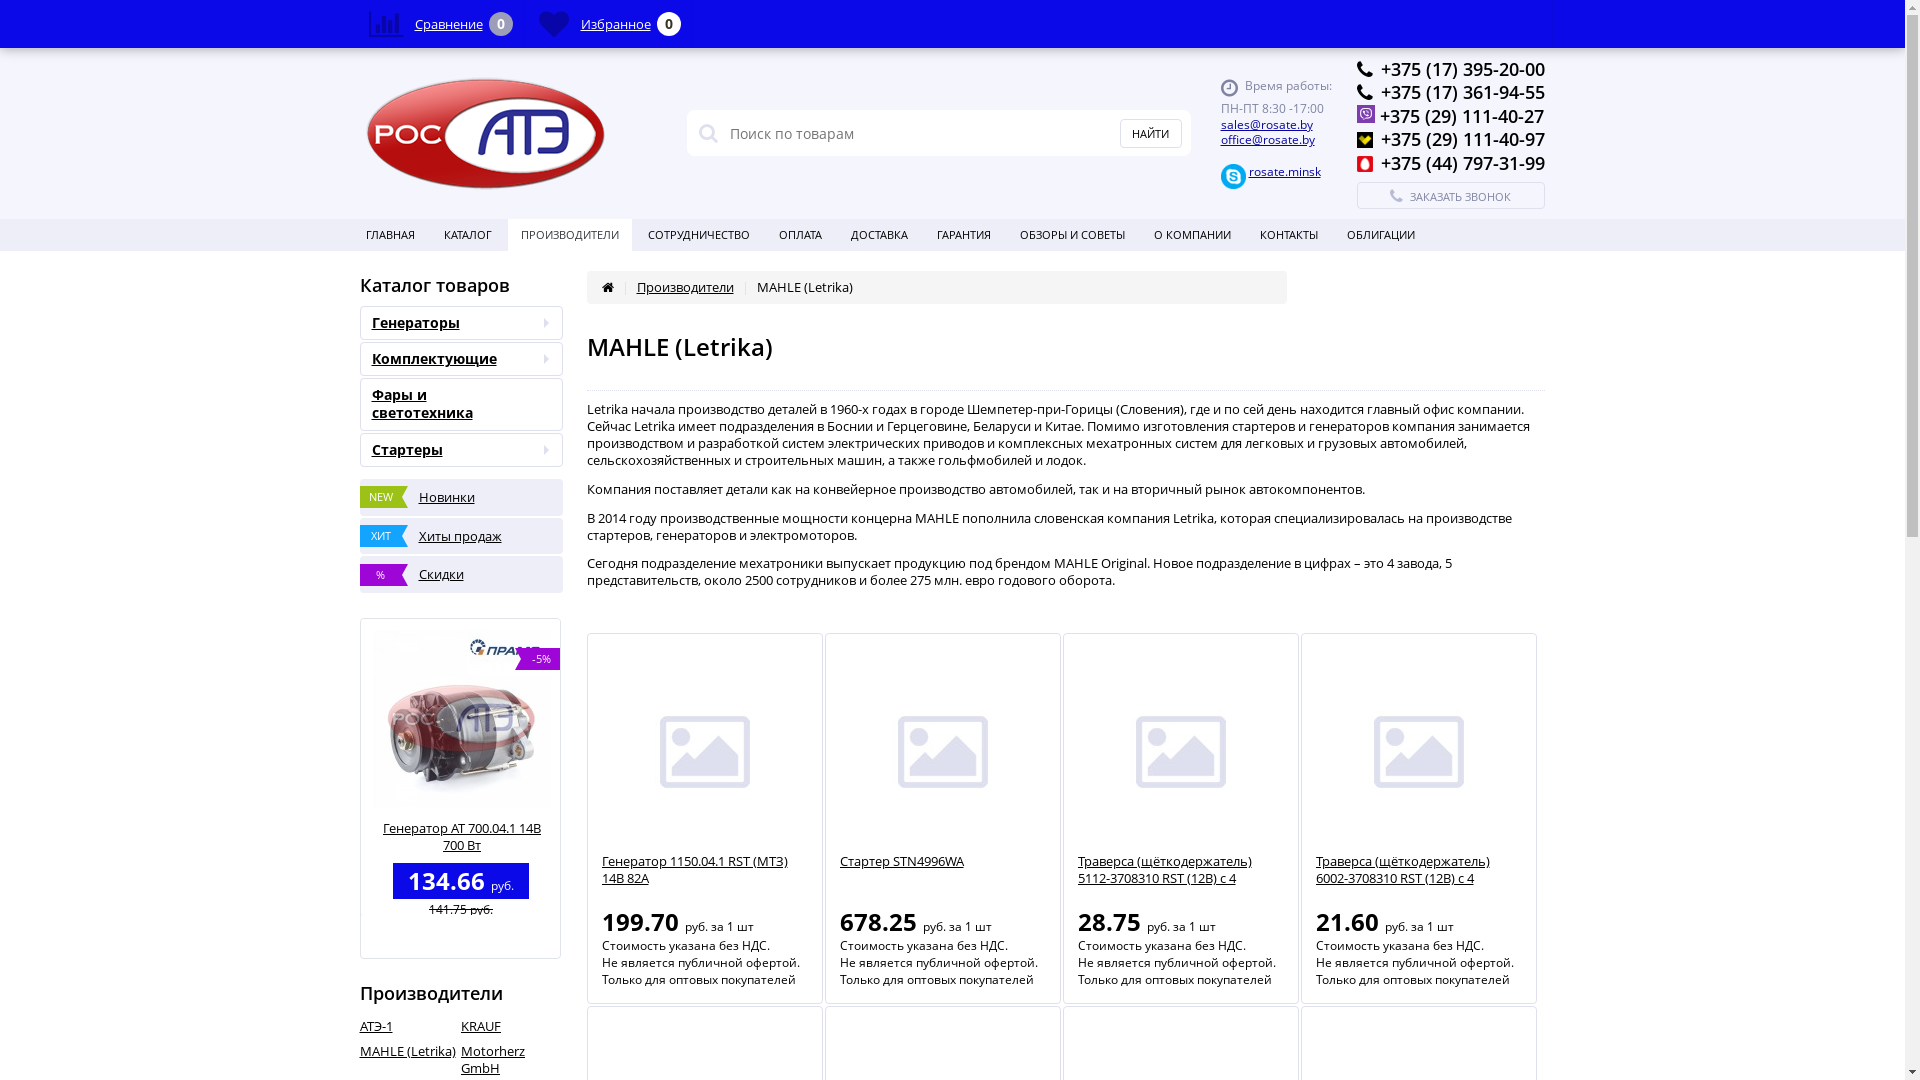  Describe the element at coordinates (1462, 137) in the screenshot. I see `'+375 (29) 111-40-97'` at that location.